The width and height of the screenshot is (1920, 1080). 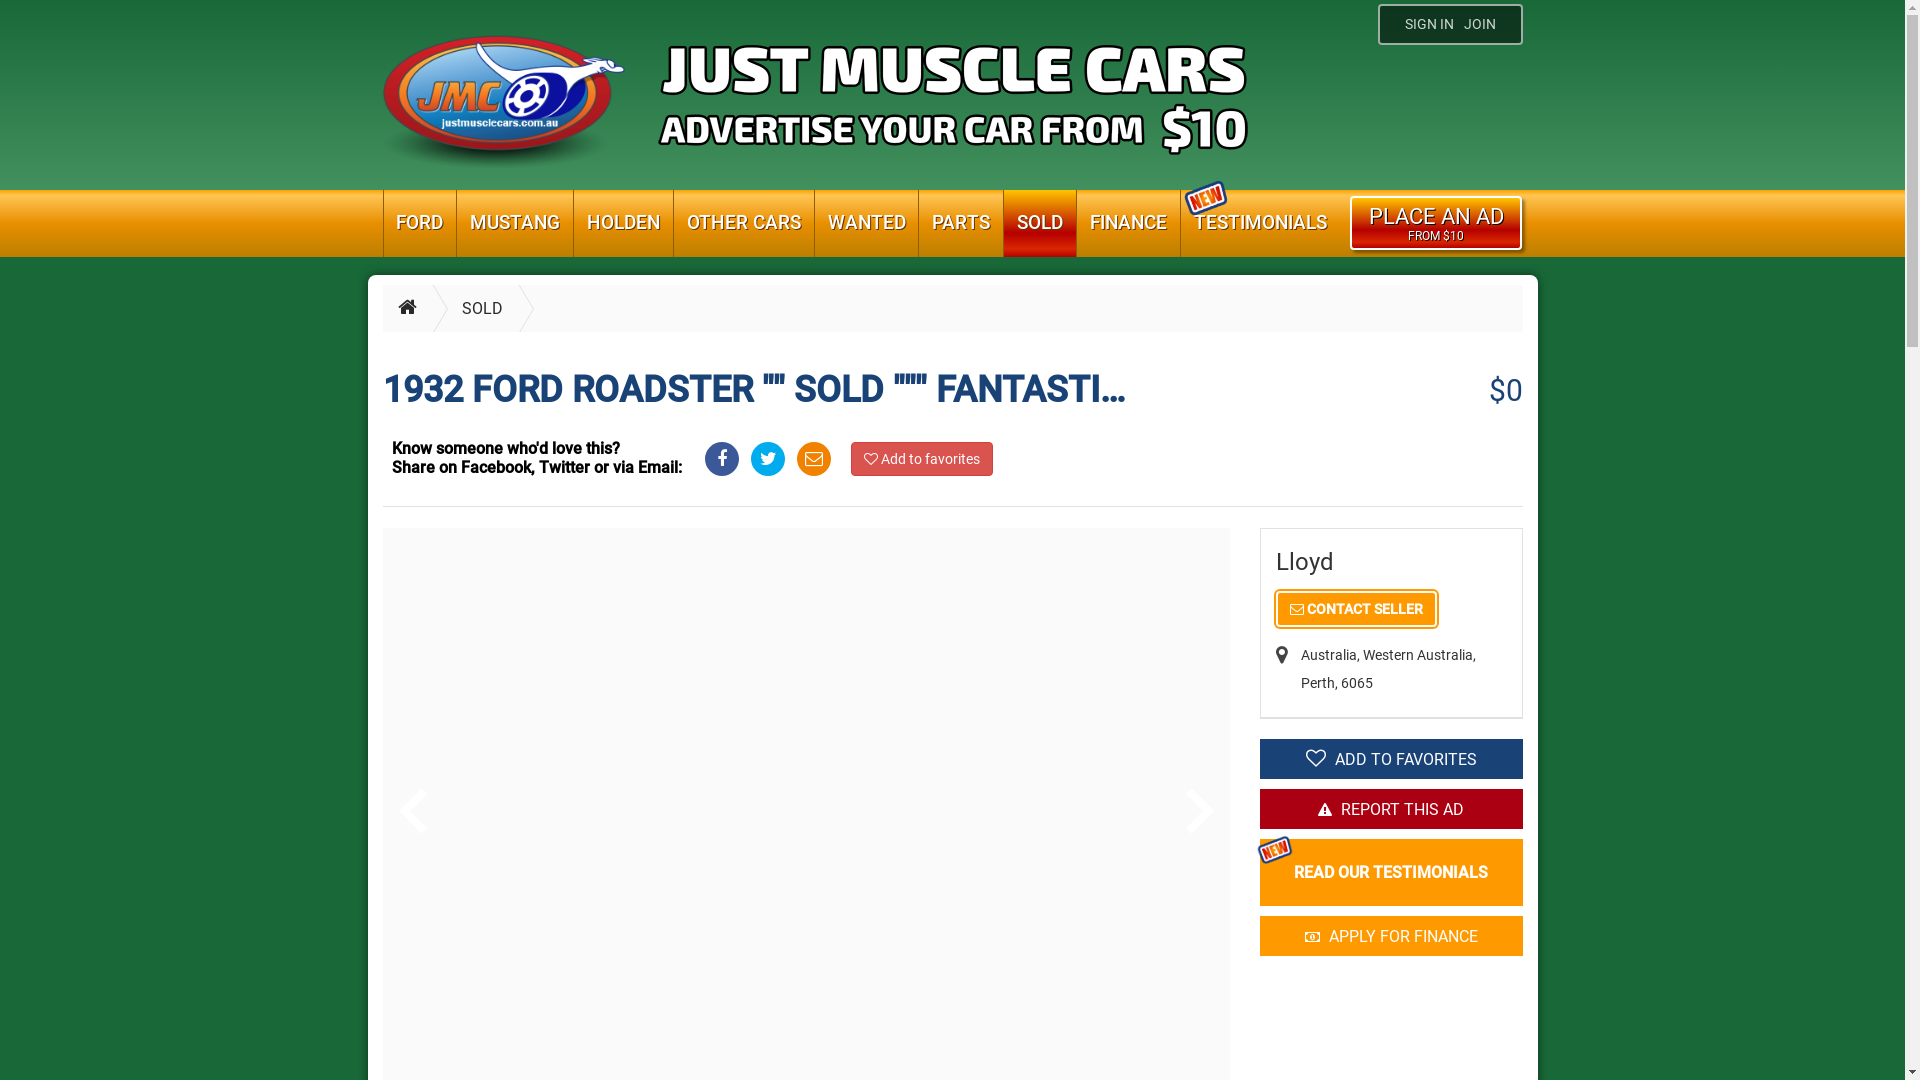 I want to click on 'PLACE AN AD, so click(x=1349, y=223).